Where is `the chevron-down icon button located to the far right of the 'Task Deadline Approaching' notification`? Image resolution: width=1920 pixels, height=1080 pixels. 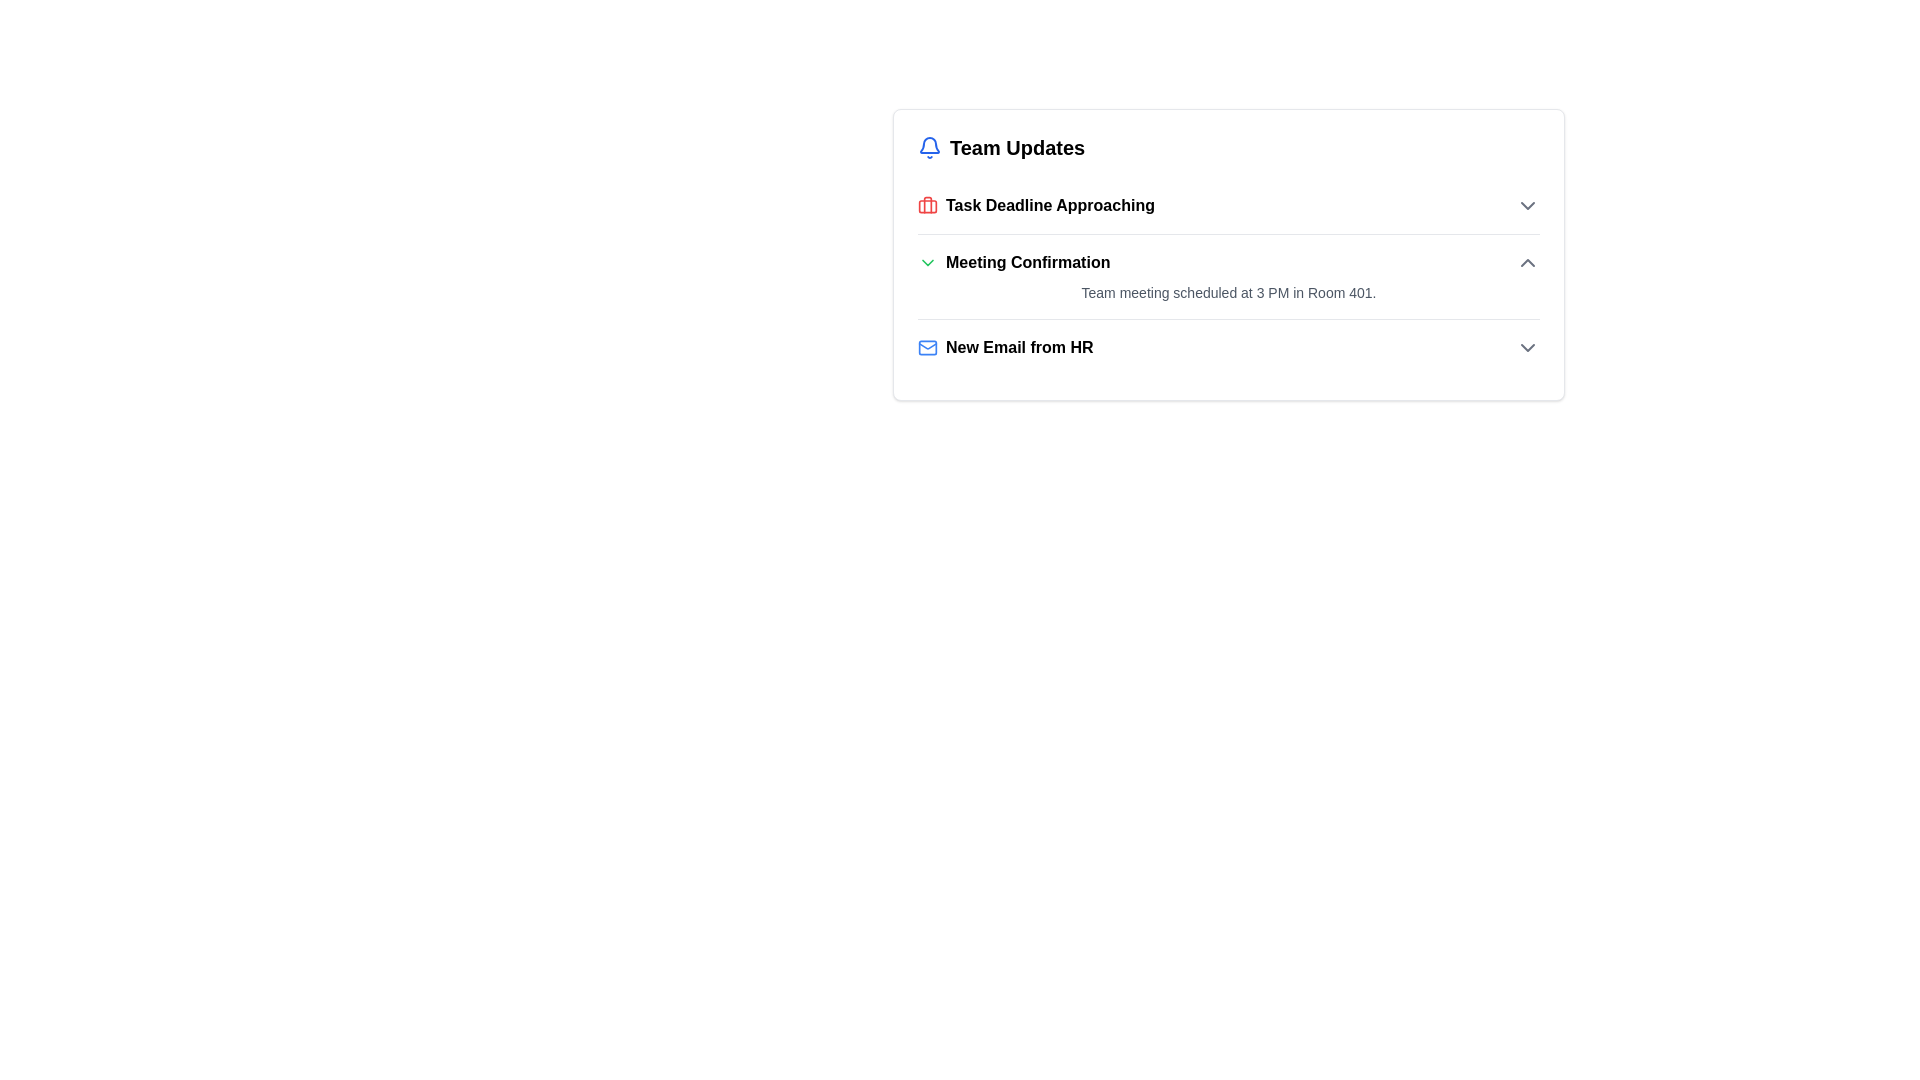
the chevron-down icon button located to the far right of the 'Task Deadline Approaching' notification is located at coordinates (1526, 205).